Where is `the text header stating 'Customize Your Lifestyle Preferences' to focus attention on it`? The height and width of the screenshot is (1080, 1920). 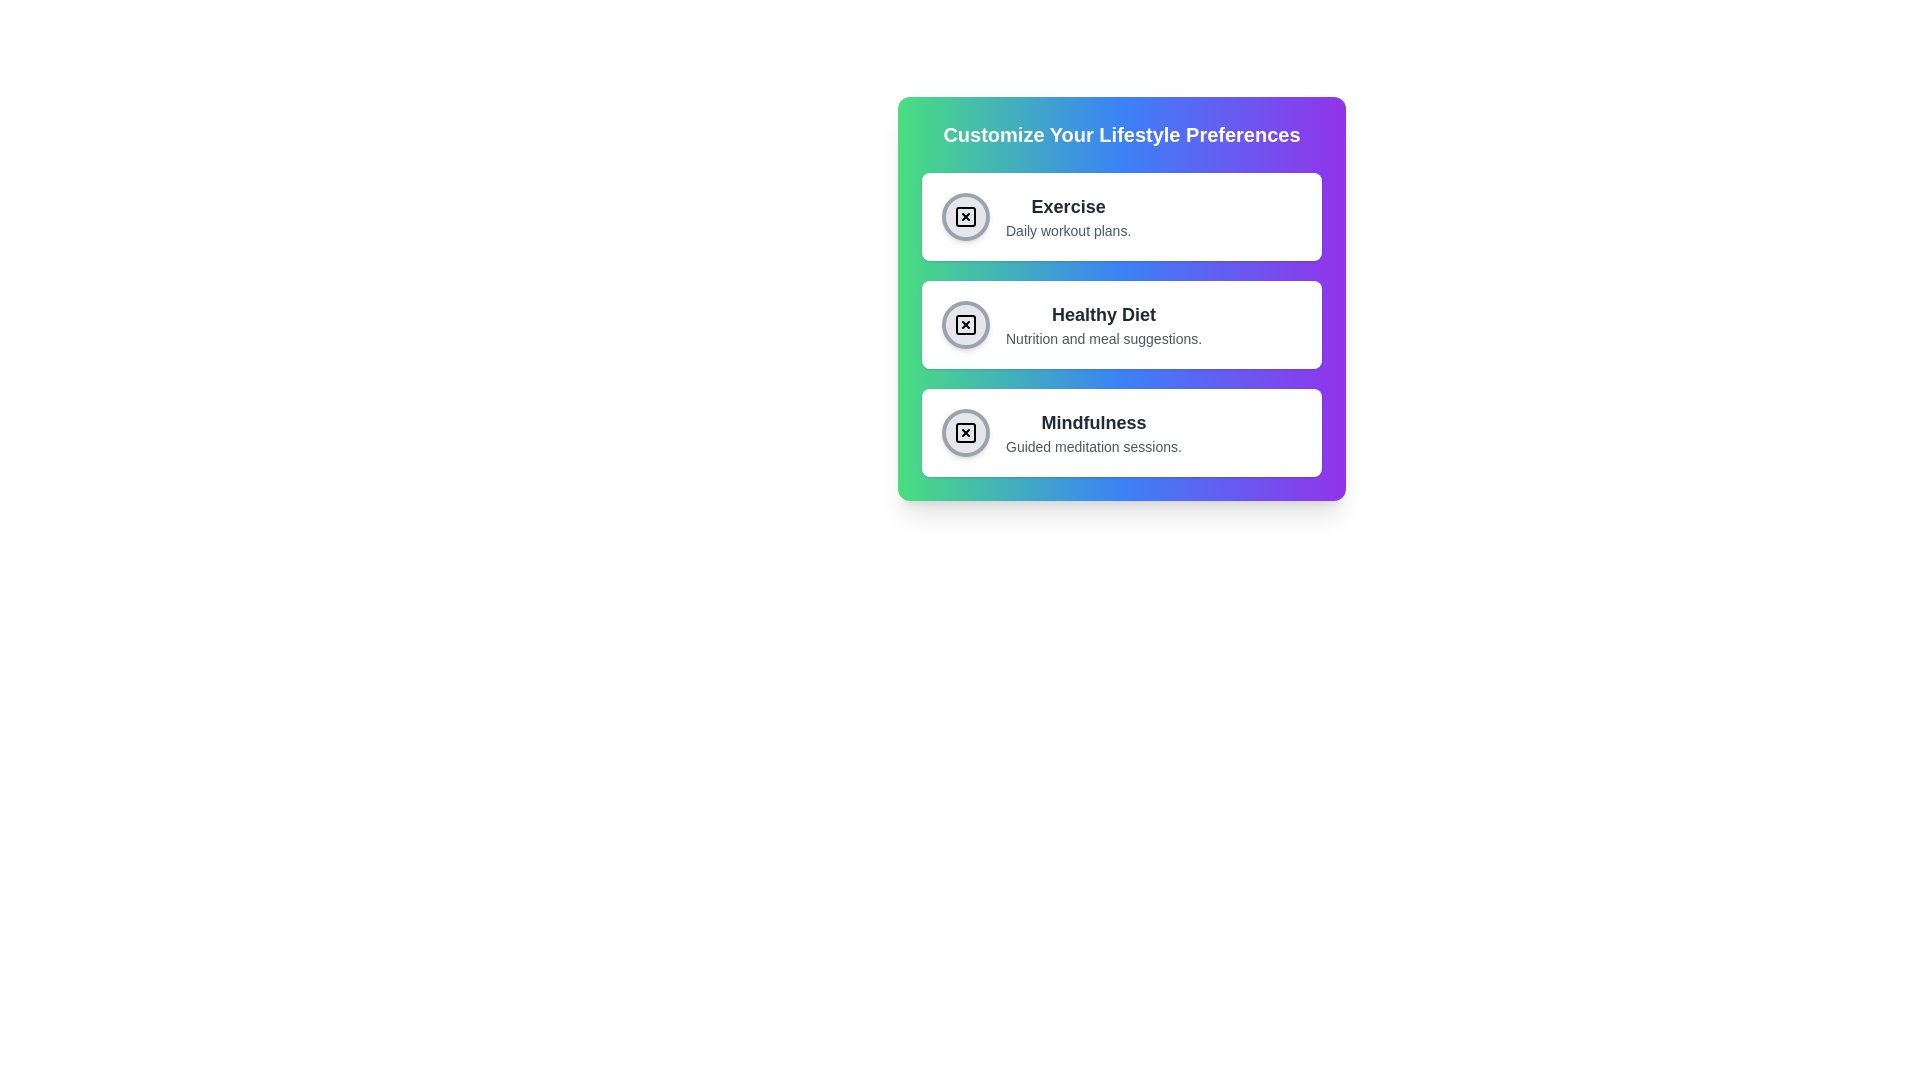 the text header stating 'Customize Your Lifestyle Preferences' to focus attention on it is located at coordinates (1122, 135).